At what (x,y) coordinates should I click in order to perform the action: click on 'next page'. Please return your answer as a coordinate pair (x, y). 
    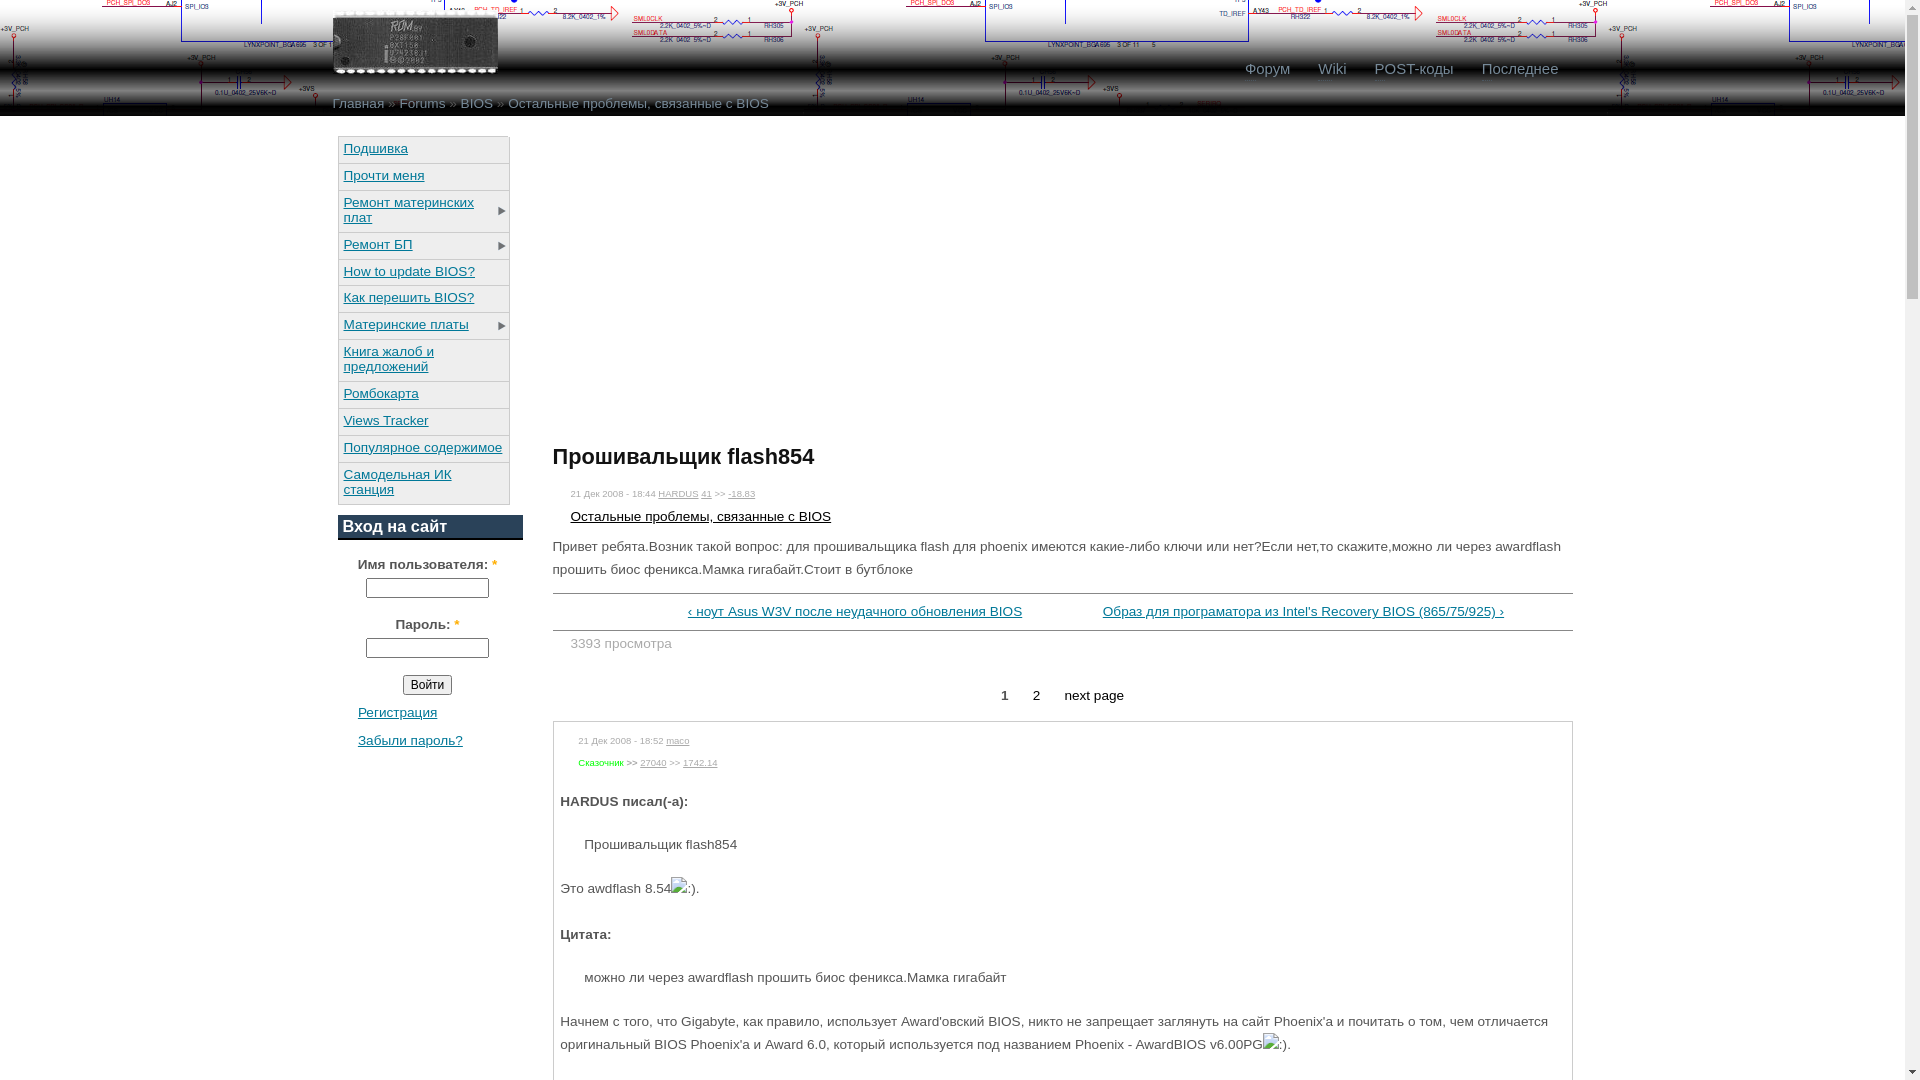
    Looking at the image, I should click on (1063, 694).